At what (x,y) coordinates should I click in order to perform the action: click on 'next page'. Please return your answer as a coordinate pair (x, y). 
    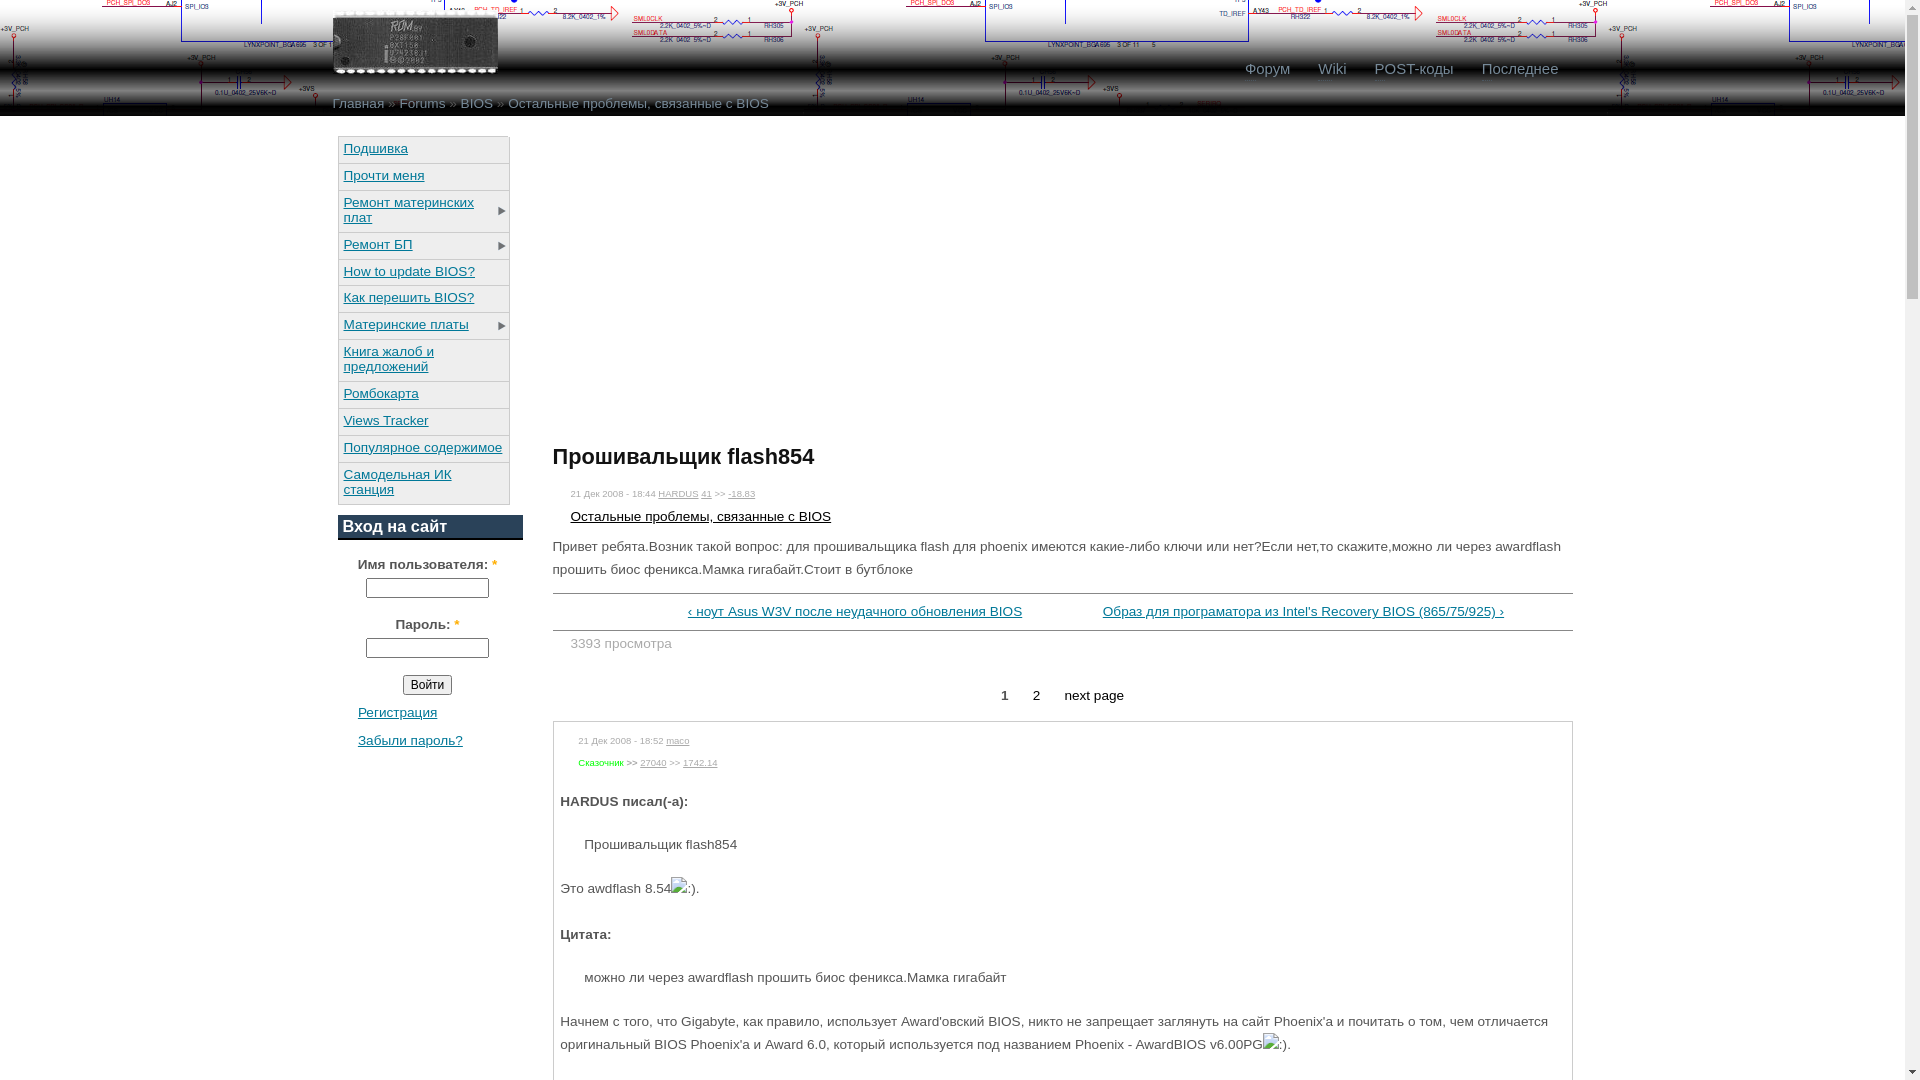
    Looking at the image, I should click on (1063, 694).